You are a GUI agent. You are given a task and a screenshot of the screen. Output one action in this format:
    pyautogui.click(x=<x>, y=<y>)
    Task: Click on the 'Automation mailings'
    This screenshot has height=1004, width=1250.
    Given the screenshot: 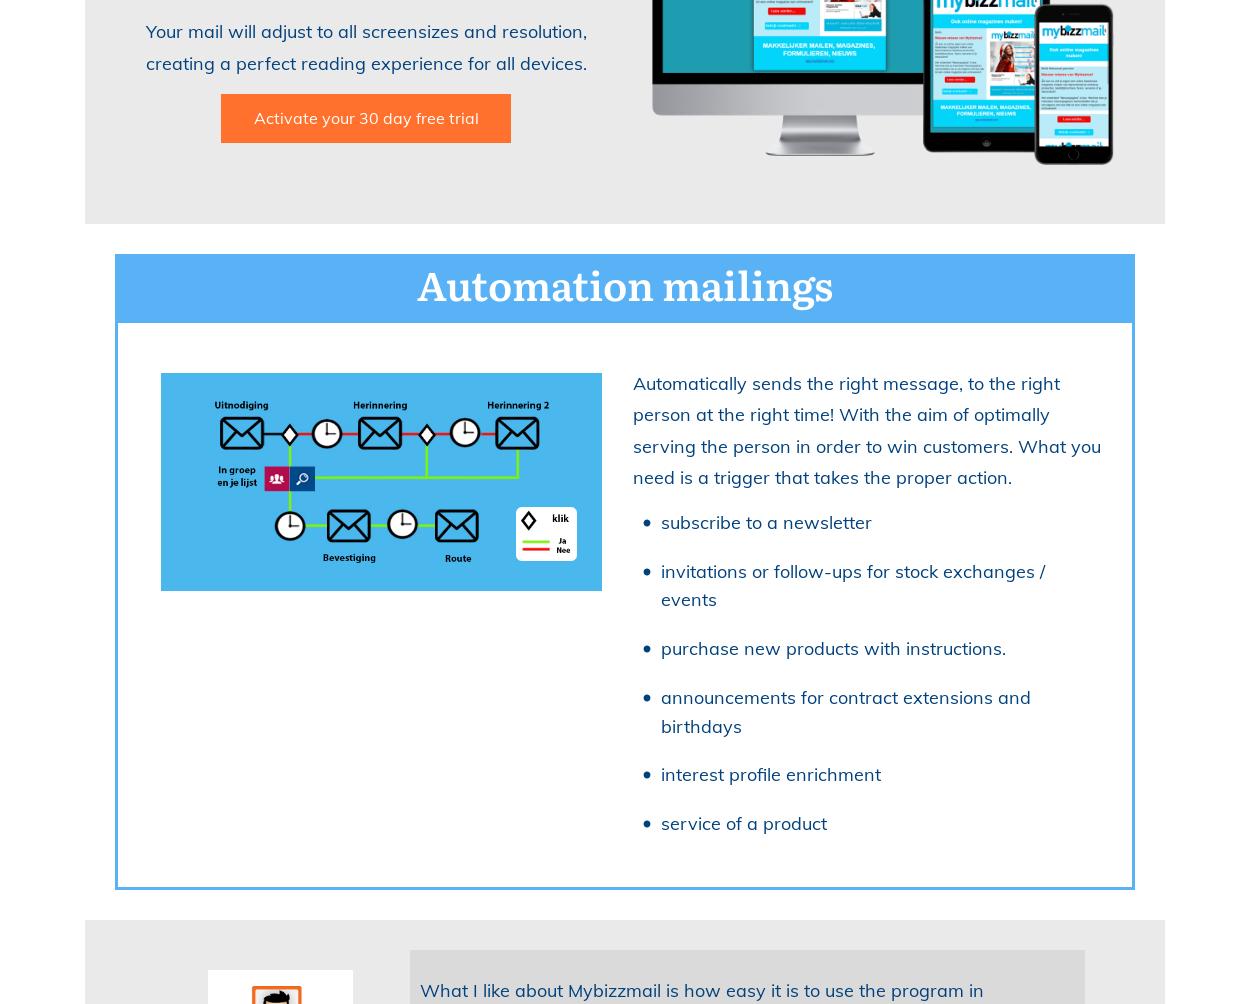 What is the action you would take?
    pyautogui.click(x=625, y=282)
    